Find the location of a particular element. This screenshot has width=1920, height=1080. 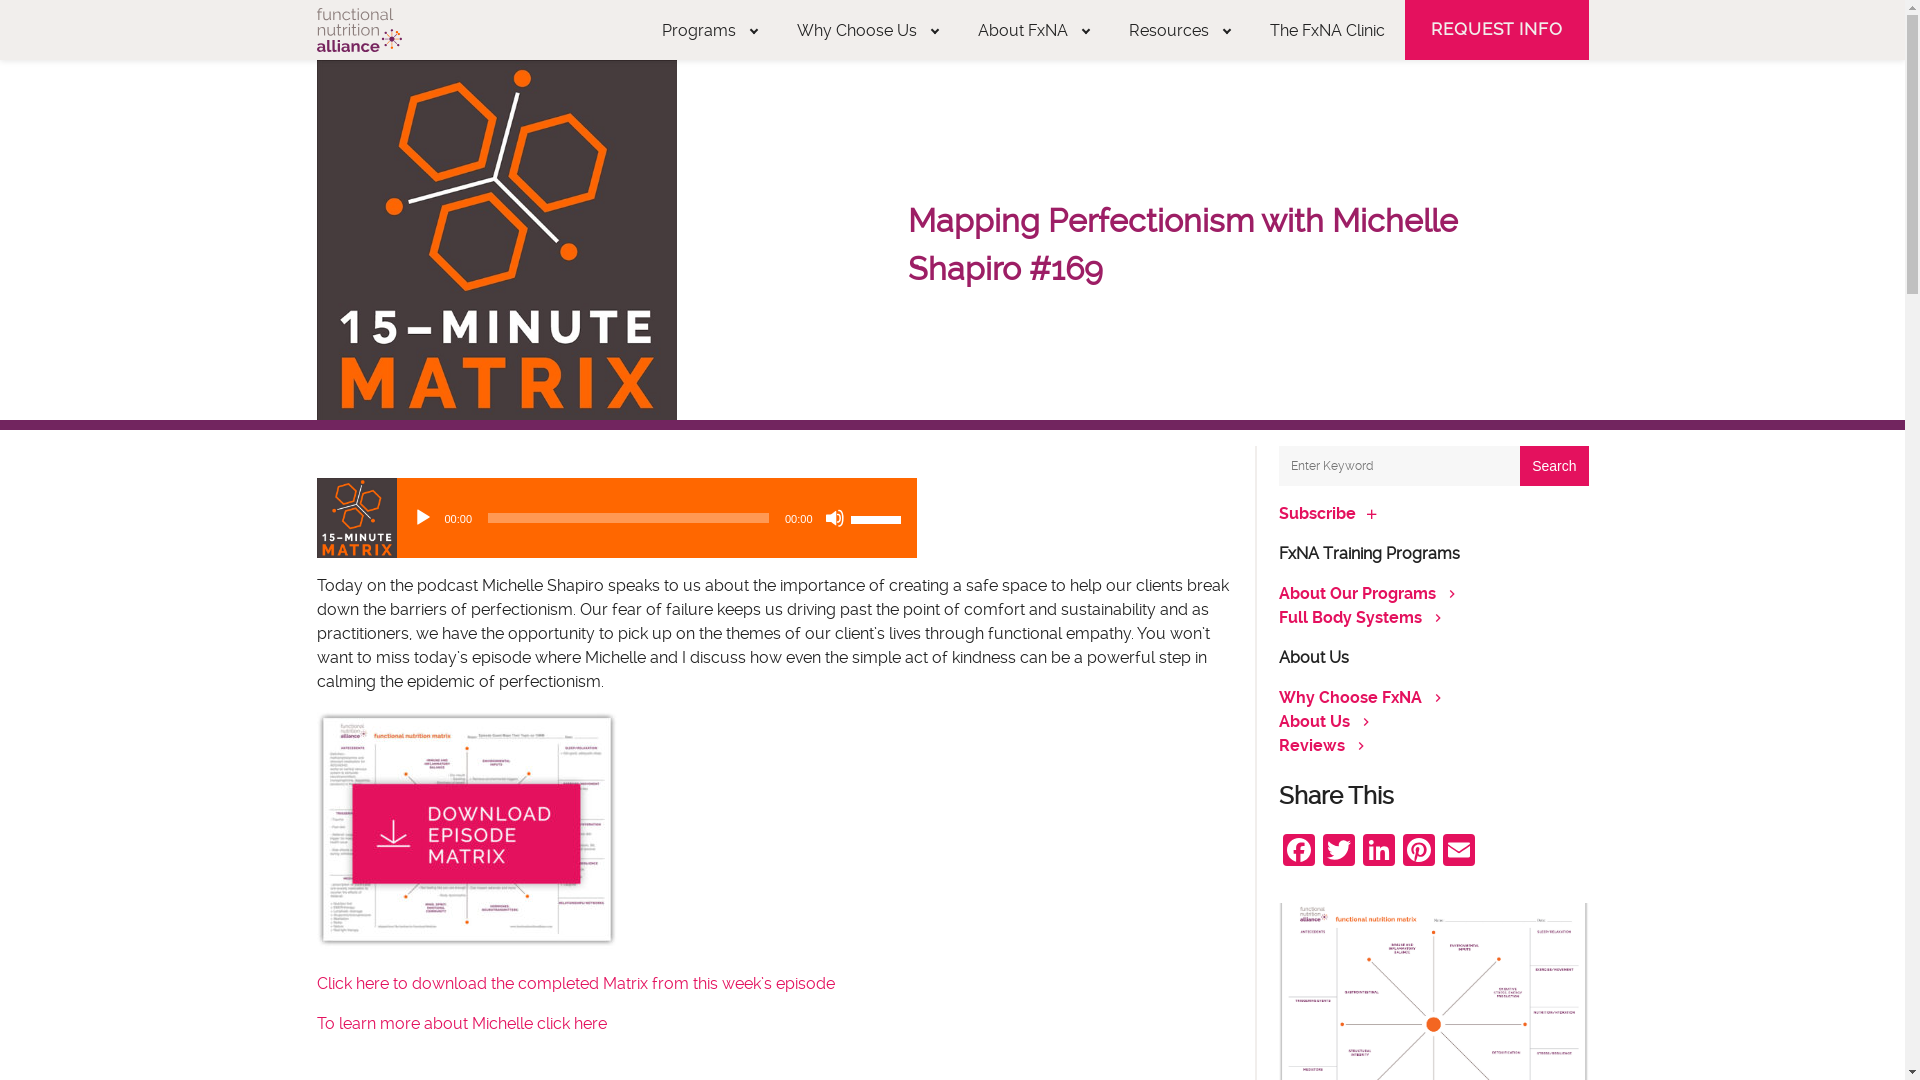

'Play' is located at coordinates (421, 516).